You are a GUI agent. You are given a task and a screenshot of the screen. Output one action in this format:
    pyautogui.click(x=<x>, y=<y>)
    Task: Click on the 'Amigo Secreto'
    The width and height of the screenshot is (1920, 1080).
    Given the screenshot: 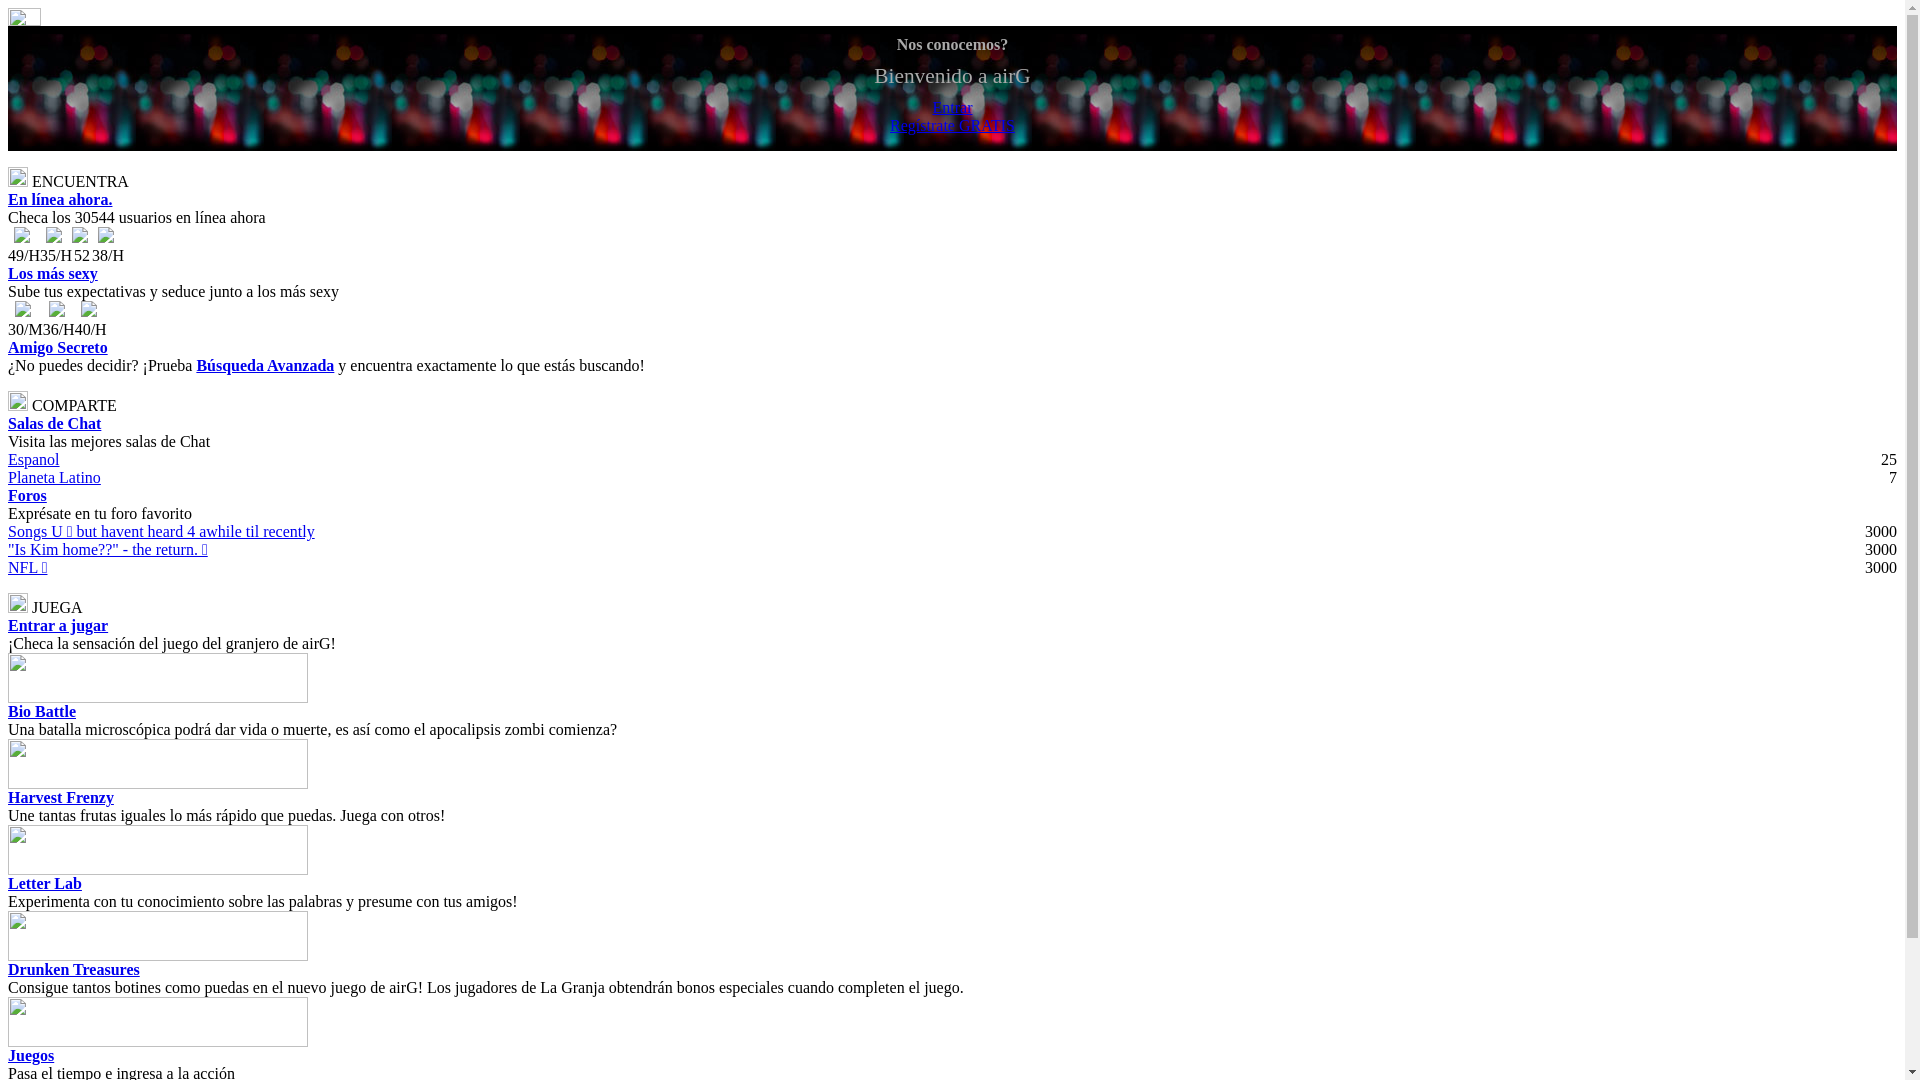 What is the action you would take?
    pyautogui.click(x=57, y=346)
    